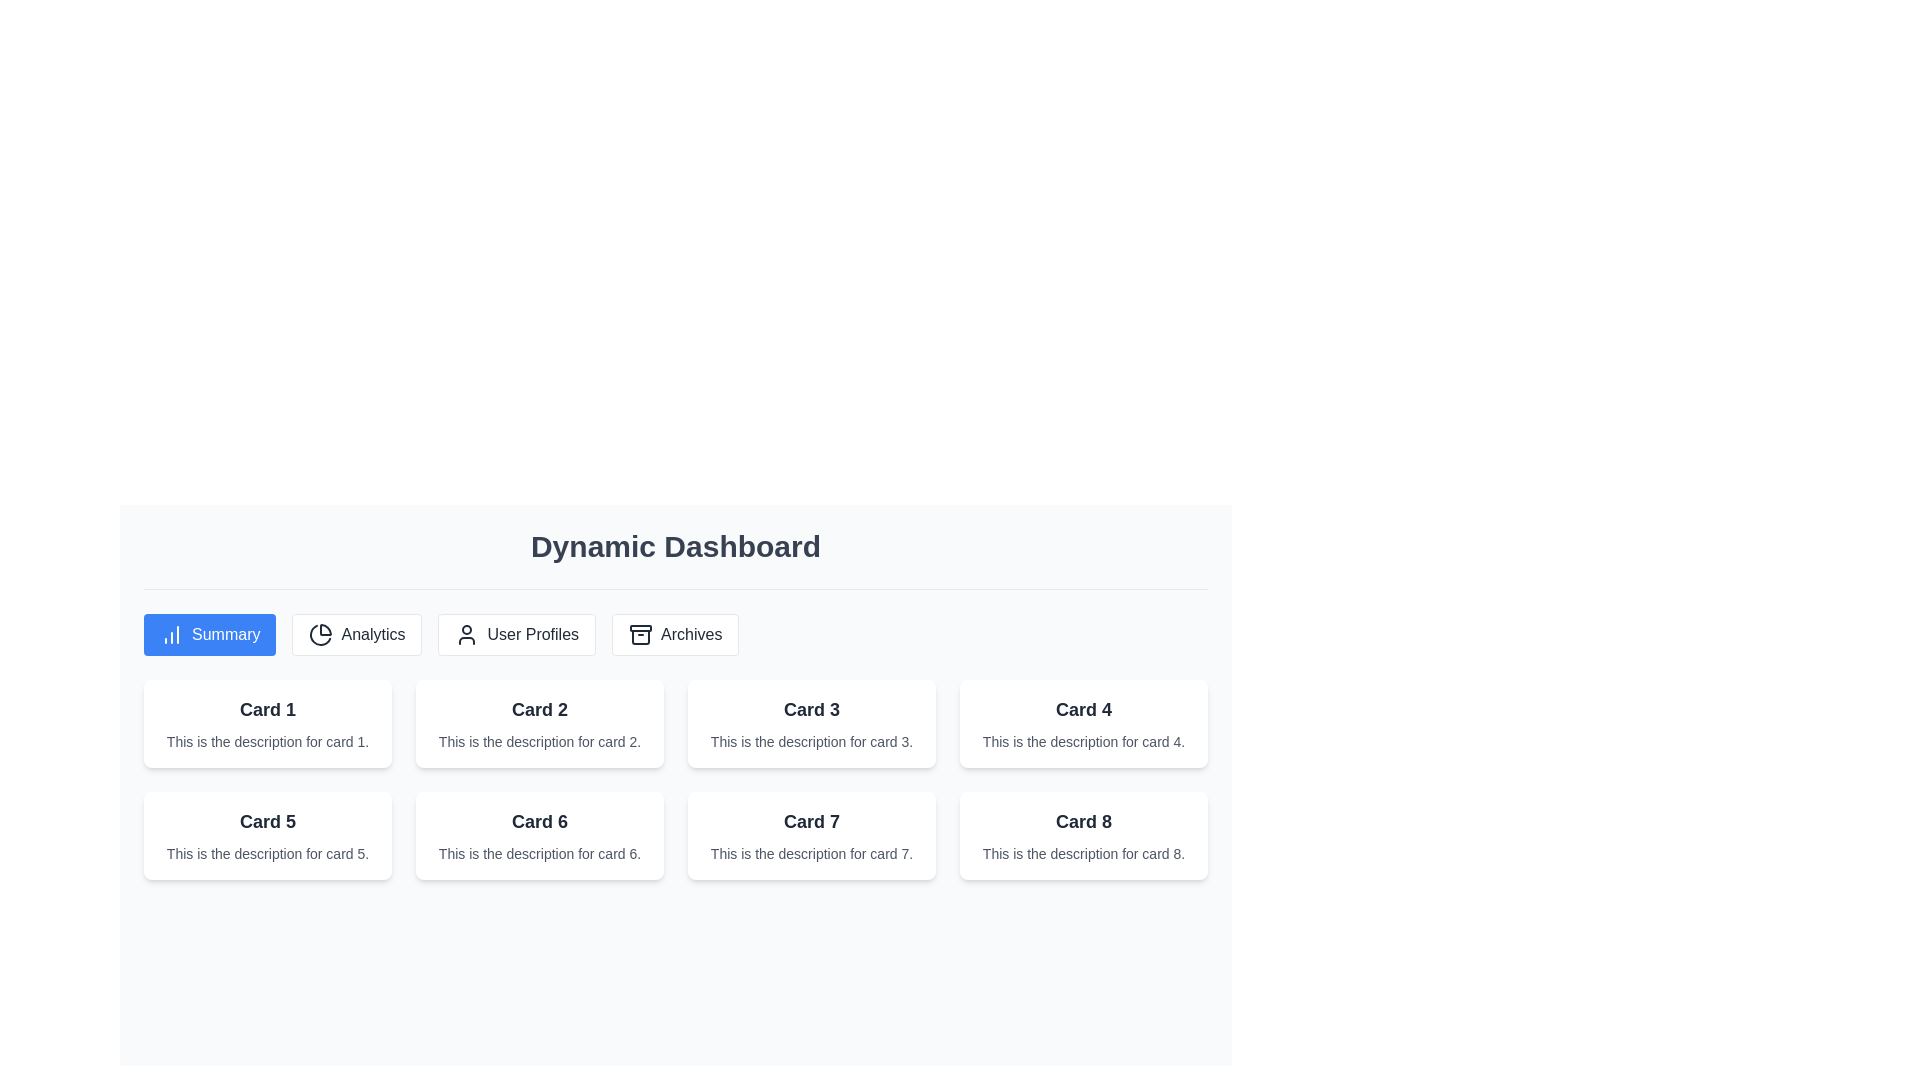 The image size is (1920, 1080). I want to click on text from the Text Label that serves as the title for 'Card 3' located in the first row and third column of the grid layout, so click(811, 708).